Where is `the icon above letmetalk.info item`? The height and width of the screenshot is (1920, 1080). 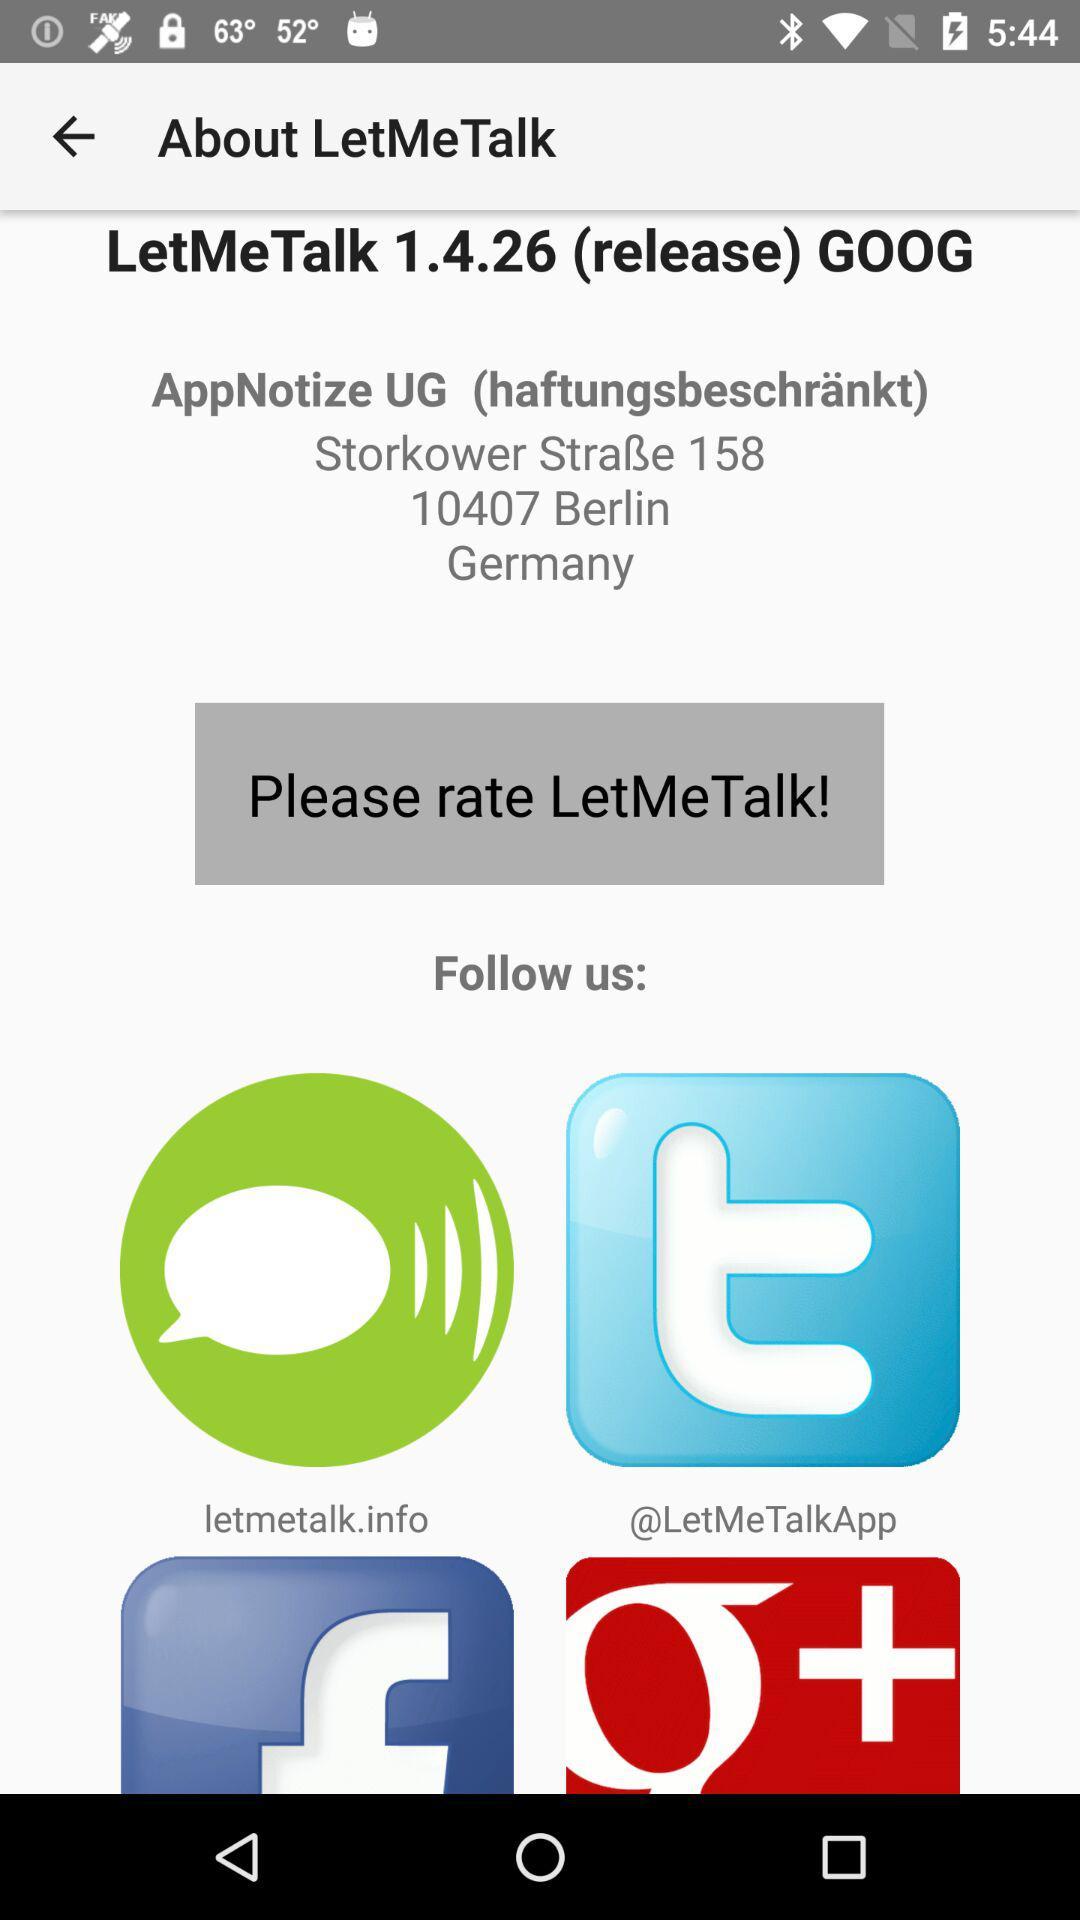
the icon above letmetalk.info item is located at coordinates (315, 1269).